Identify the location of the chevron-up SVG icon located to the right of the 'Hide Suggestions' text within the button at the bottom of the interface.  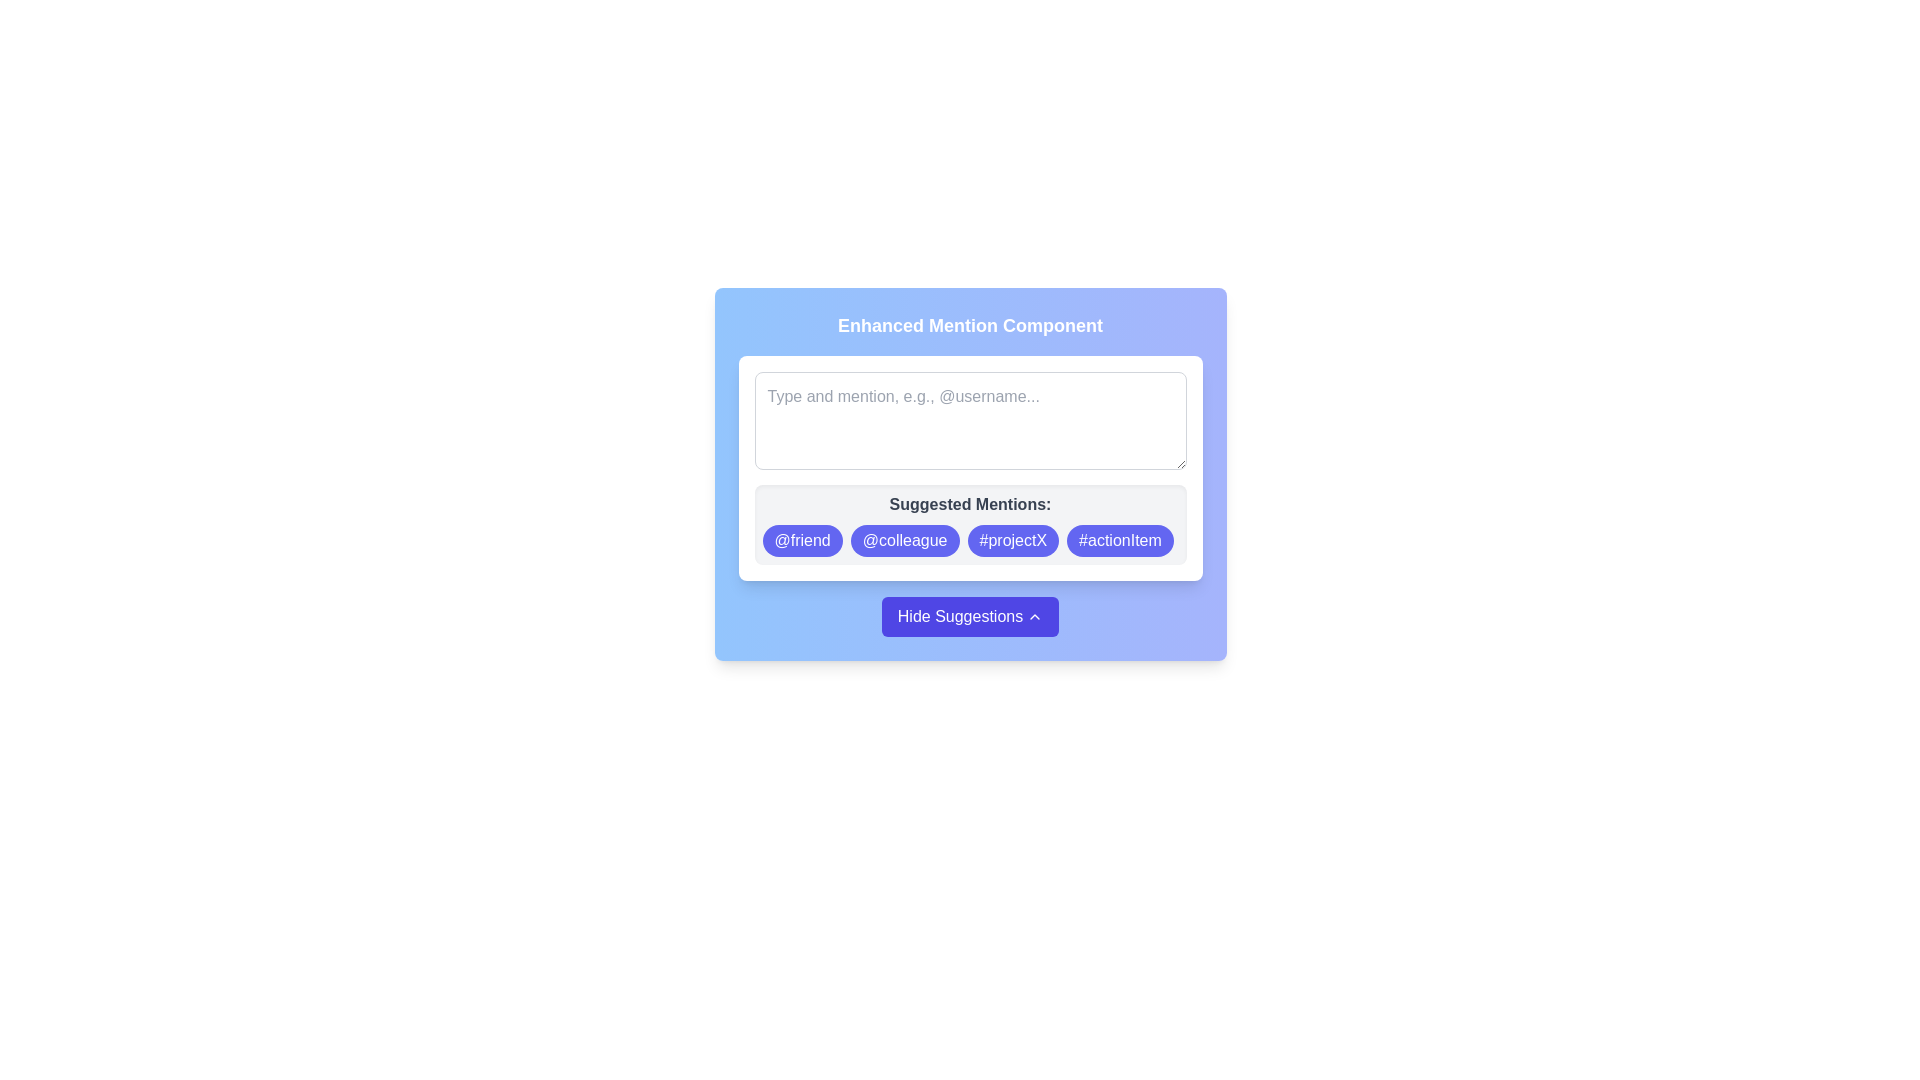
(1035, 616).